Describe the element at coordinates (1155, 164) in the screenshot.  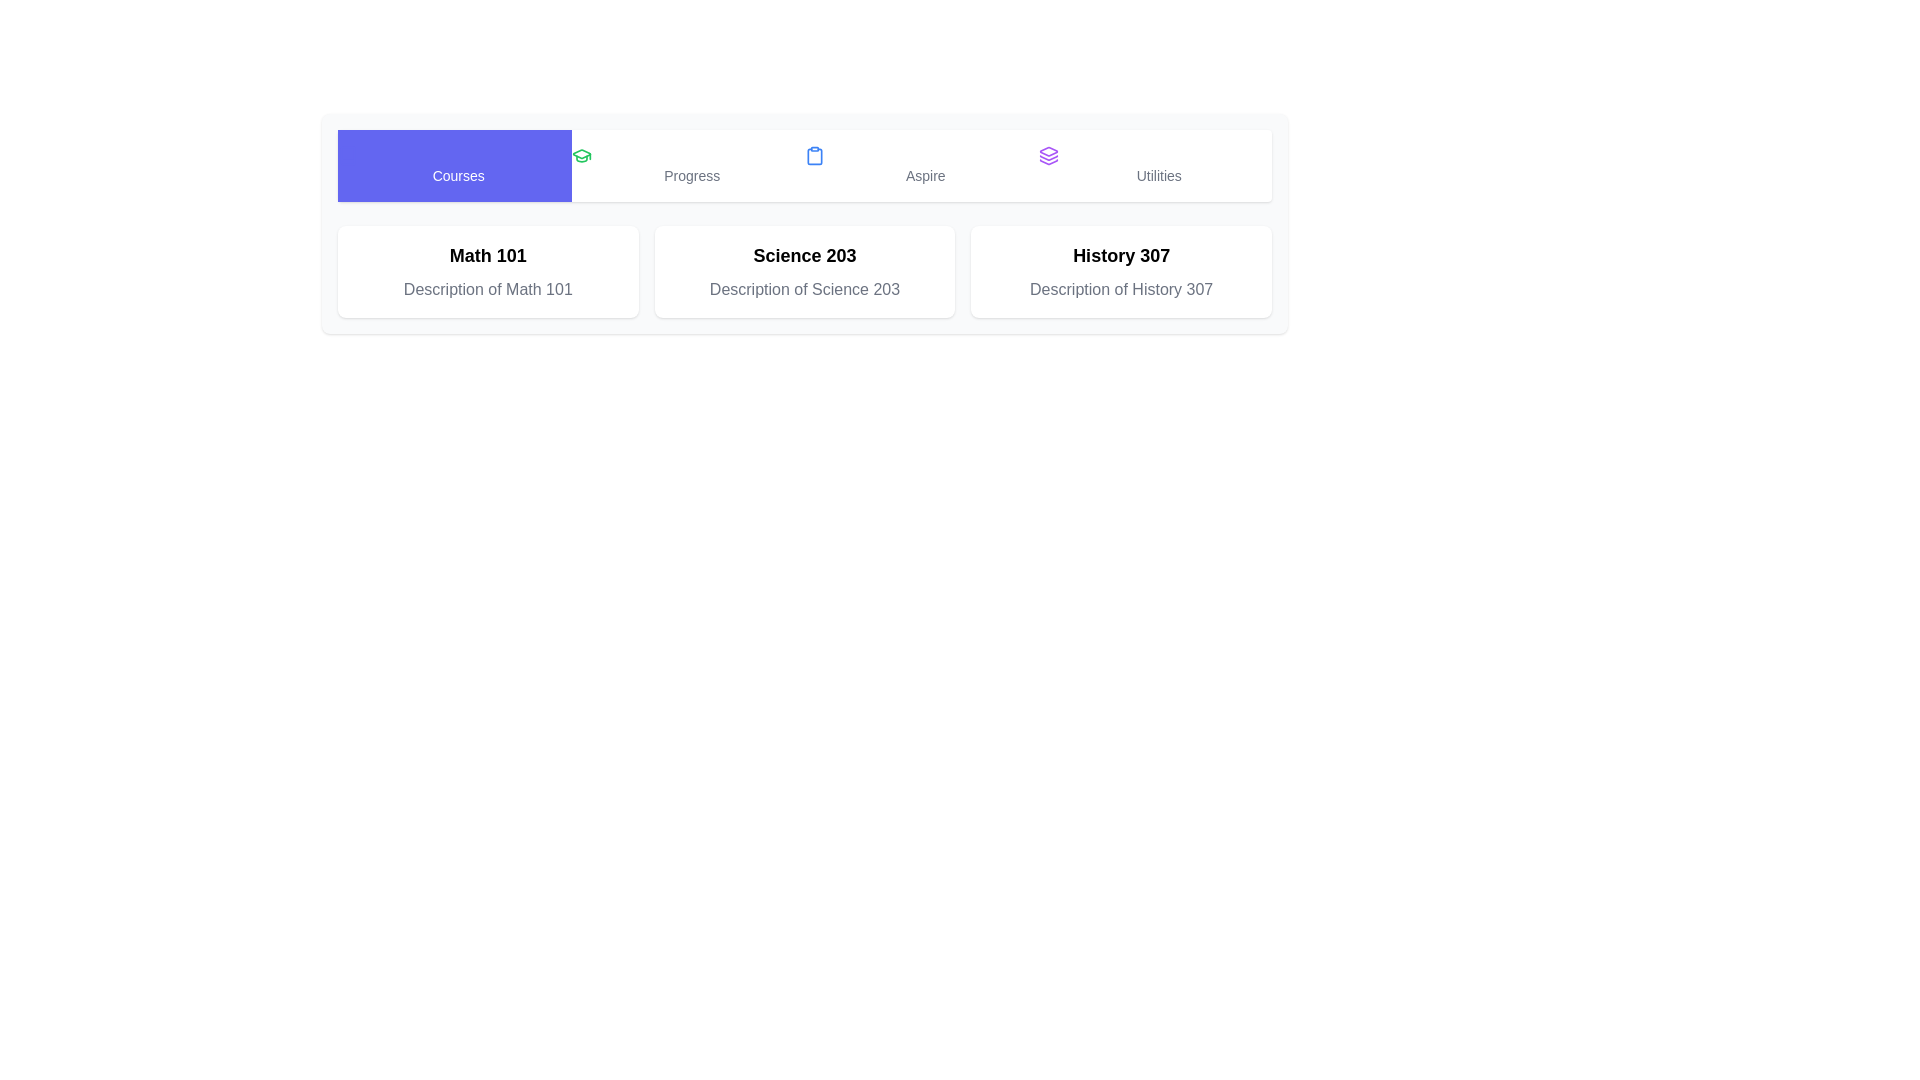
I see `the 'Utilities' navigation link with a purple icon and gray text for visual feedback` at that location.